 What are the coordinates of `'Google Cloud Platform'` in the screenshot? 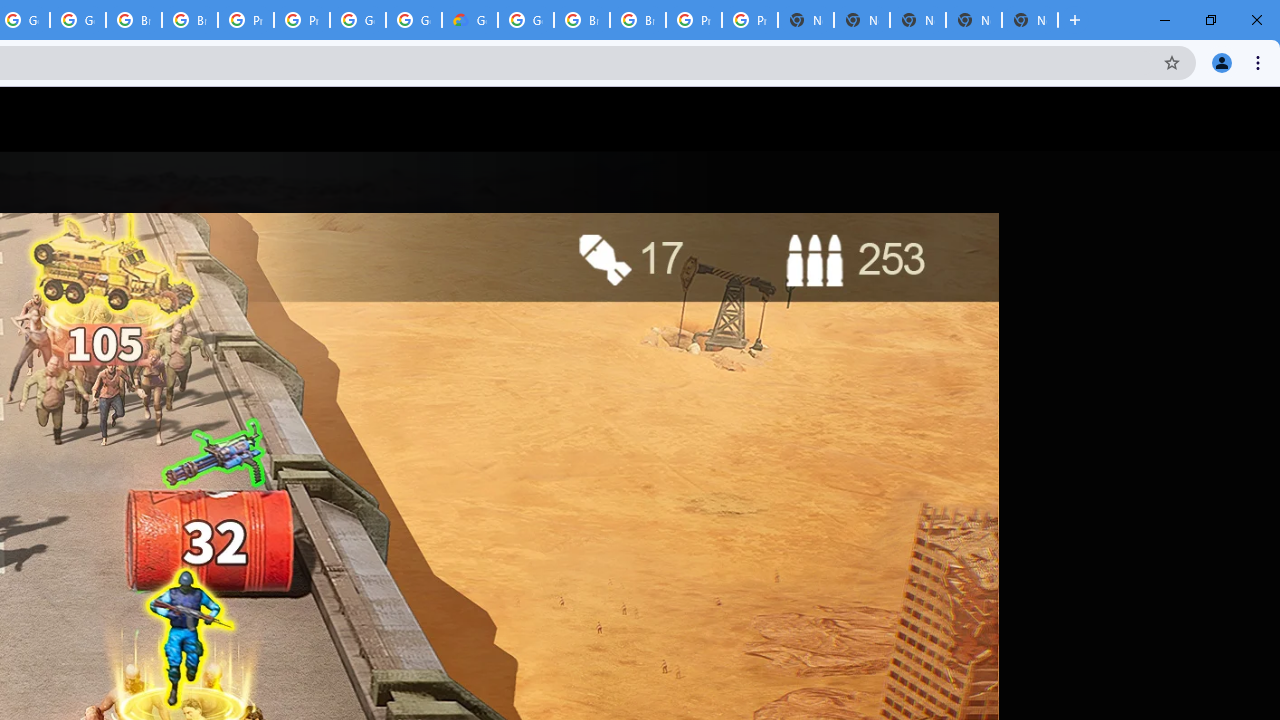 It's located at (526, 20).